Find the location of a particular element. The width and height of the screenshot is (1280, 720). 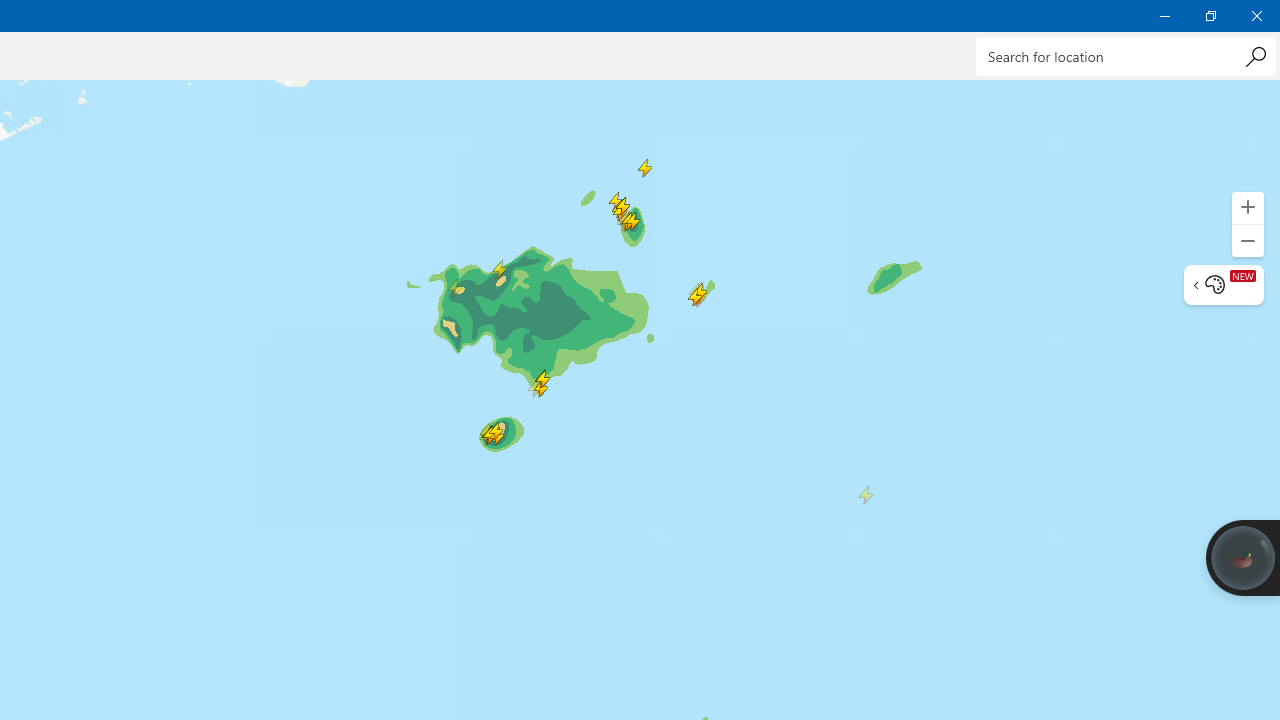

'Restore Weather' is located at coordinates (1209, 15).